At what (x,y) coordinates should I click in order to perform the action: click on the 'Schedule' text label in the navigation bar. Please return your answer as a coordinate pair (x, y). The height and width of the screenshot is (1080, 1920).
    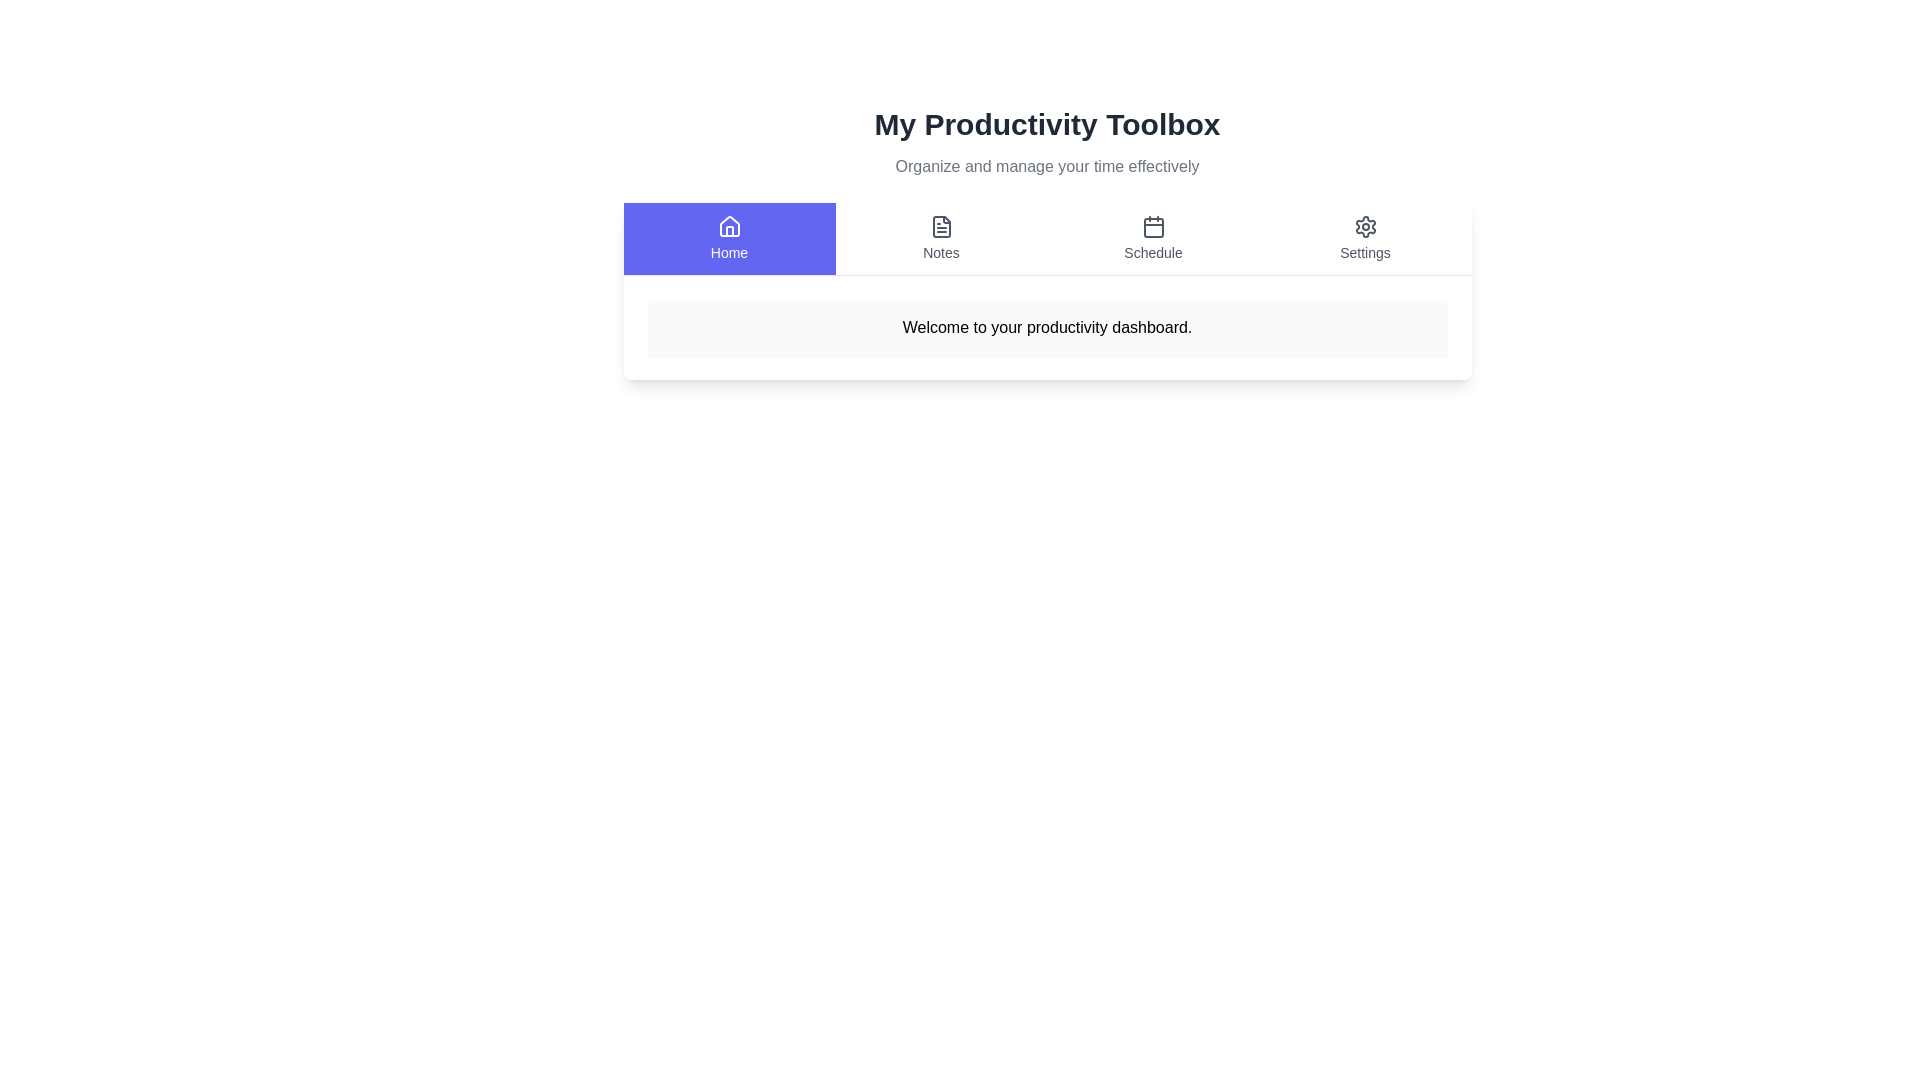
    Looking at the image, I should click on (1153, 252).